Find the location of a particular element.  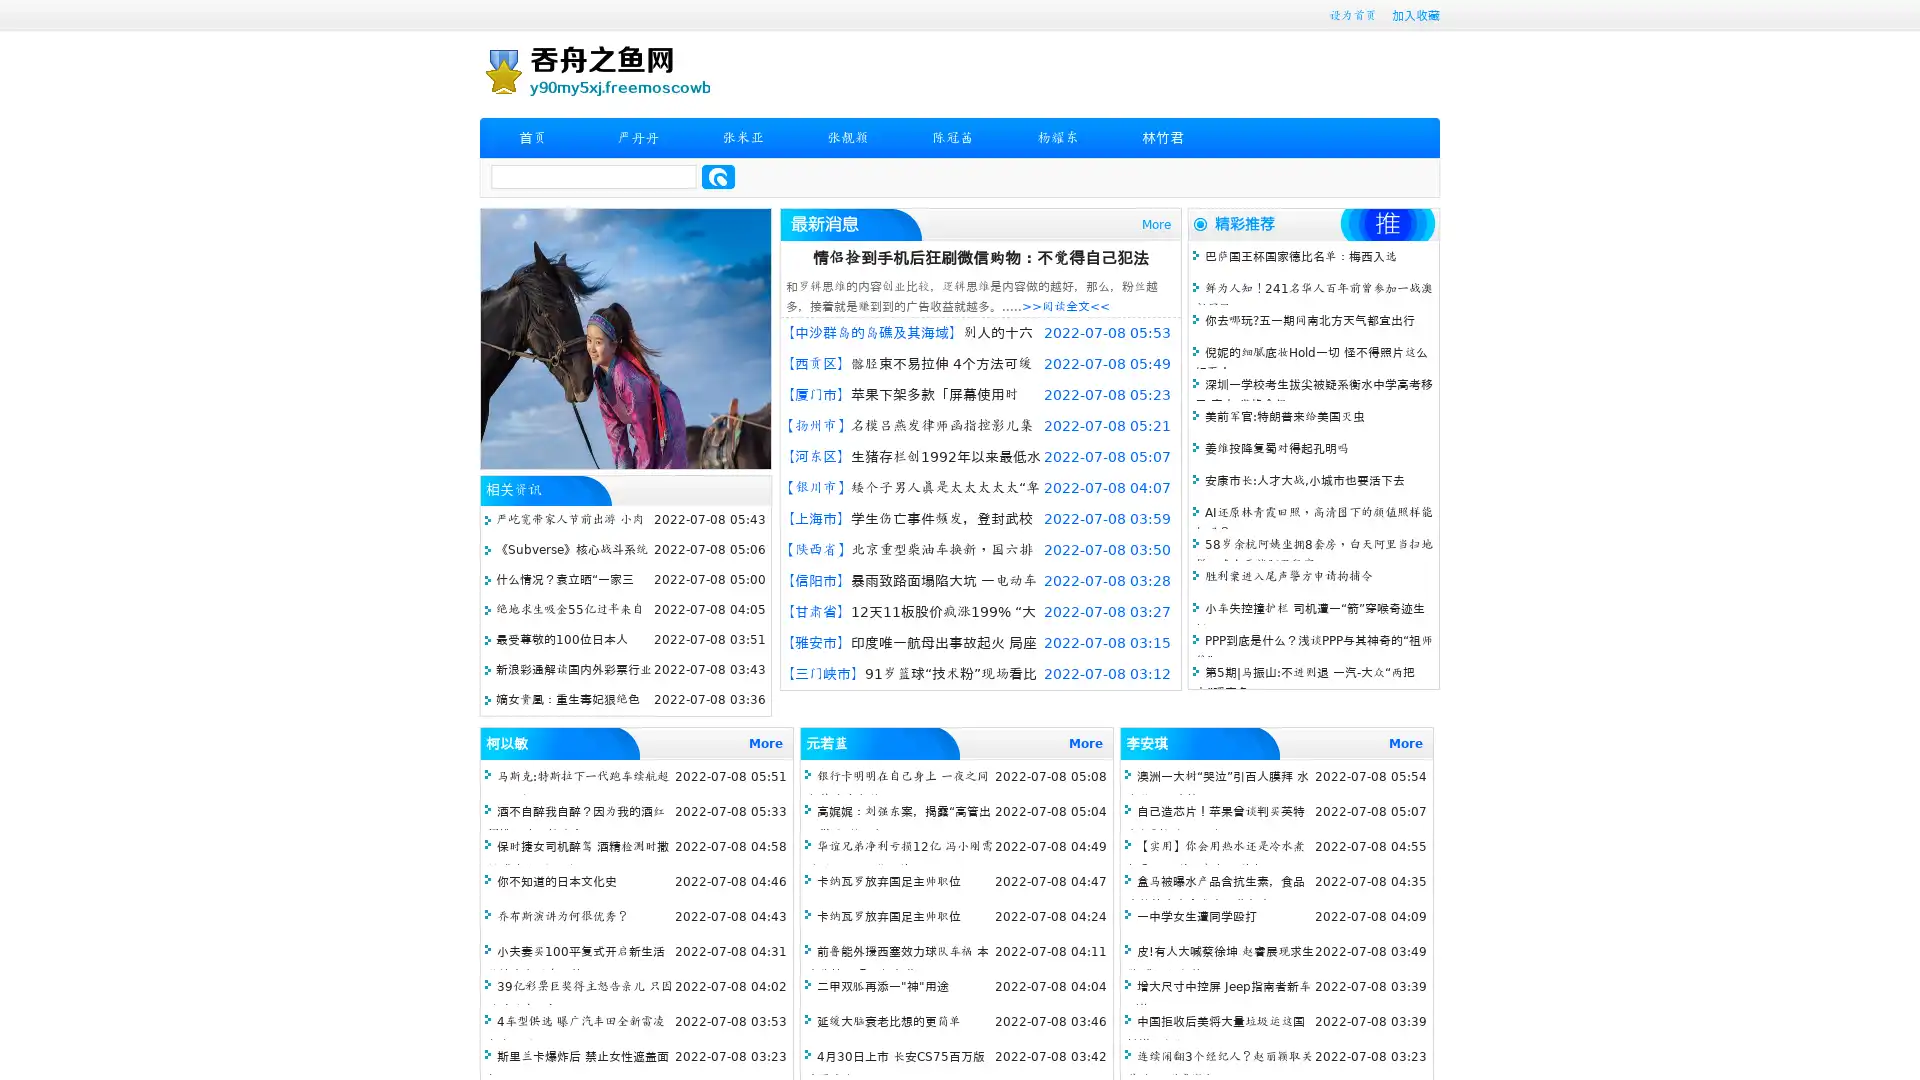

Search is located at coordinates (718, 176).